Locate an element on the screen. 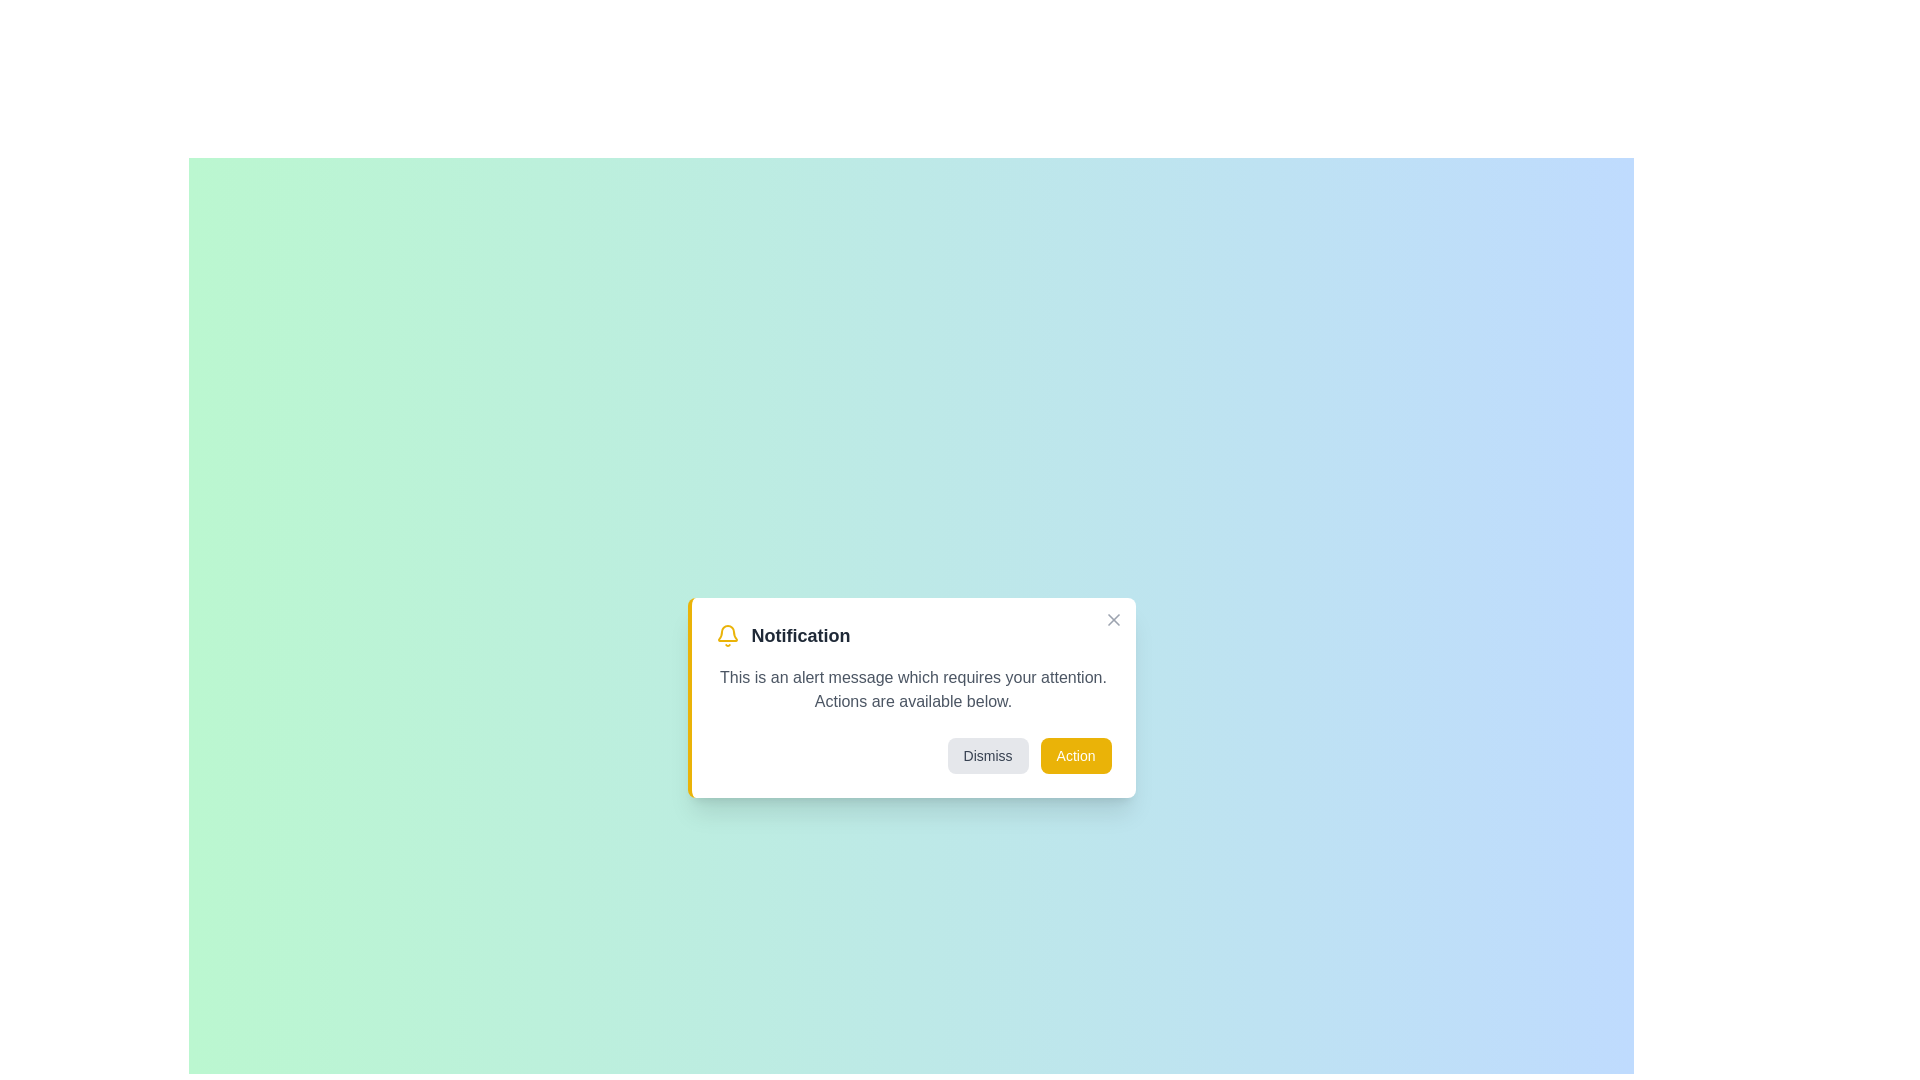 This screenshot has width=1920, height=1080. the 'Action' button to perform the associated action is located at coordinates (1074, 756).